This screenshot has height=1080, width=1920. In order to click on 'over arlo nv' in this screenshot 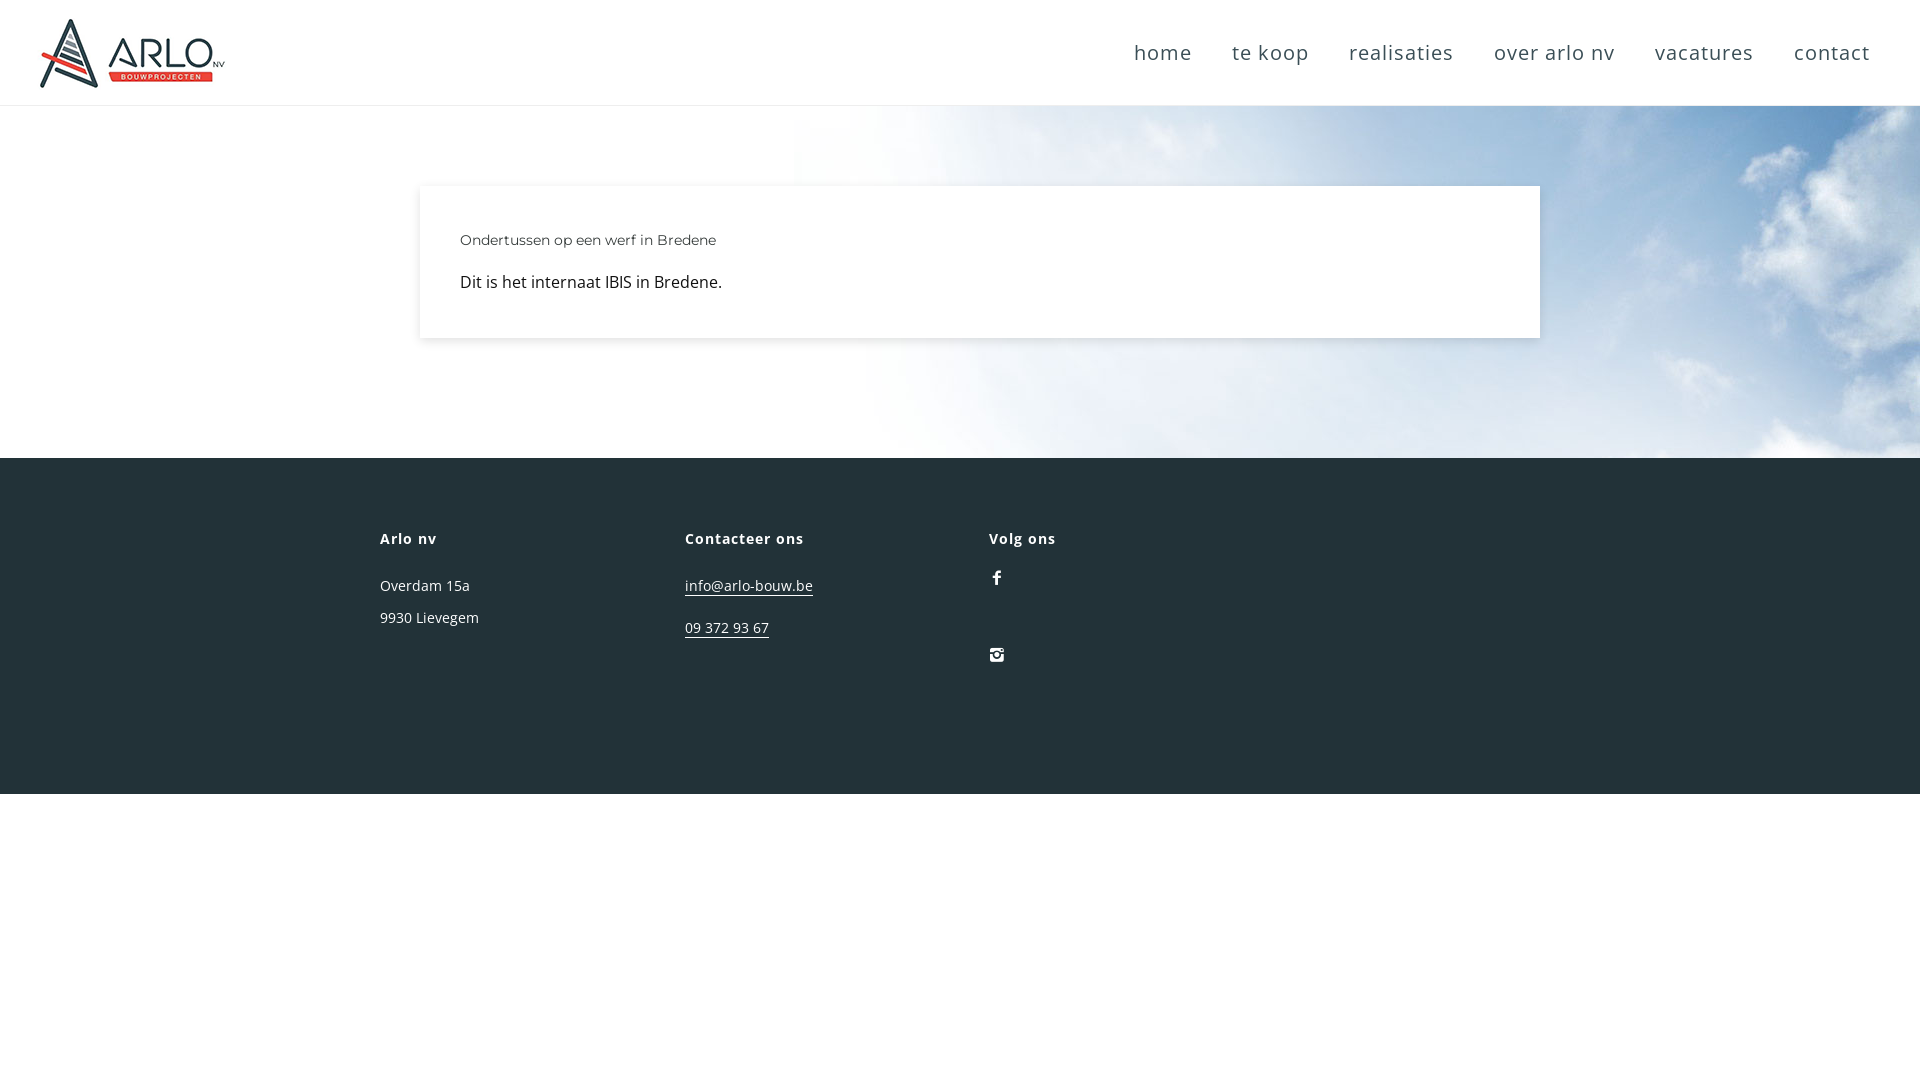, I will do `click(1553, 51)`.